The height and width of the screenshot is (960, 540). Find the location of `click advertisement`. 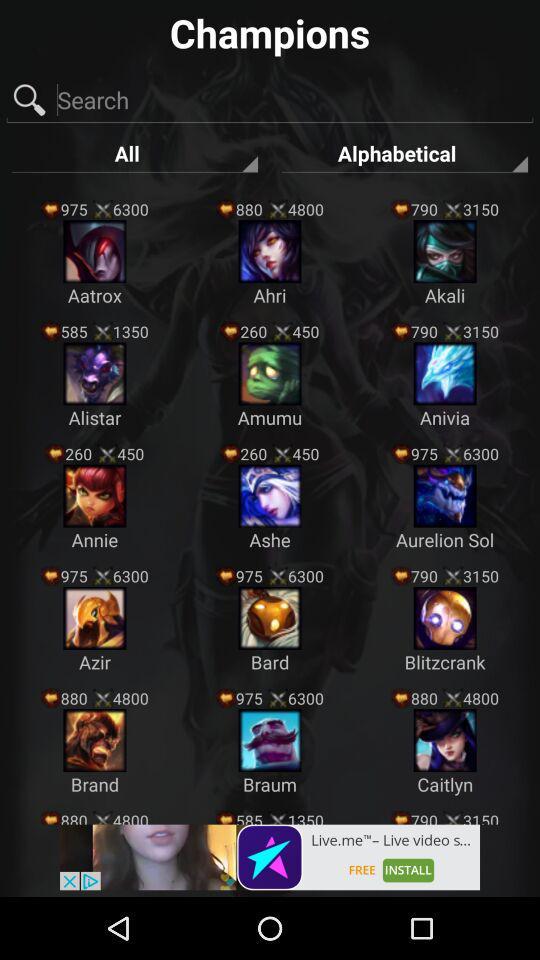

click advertisement is located at coordinates (270, 856).